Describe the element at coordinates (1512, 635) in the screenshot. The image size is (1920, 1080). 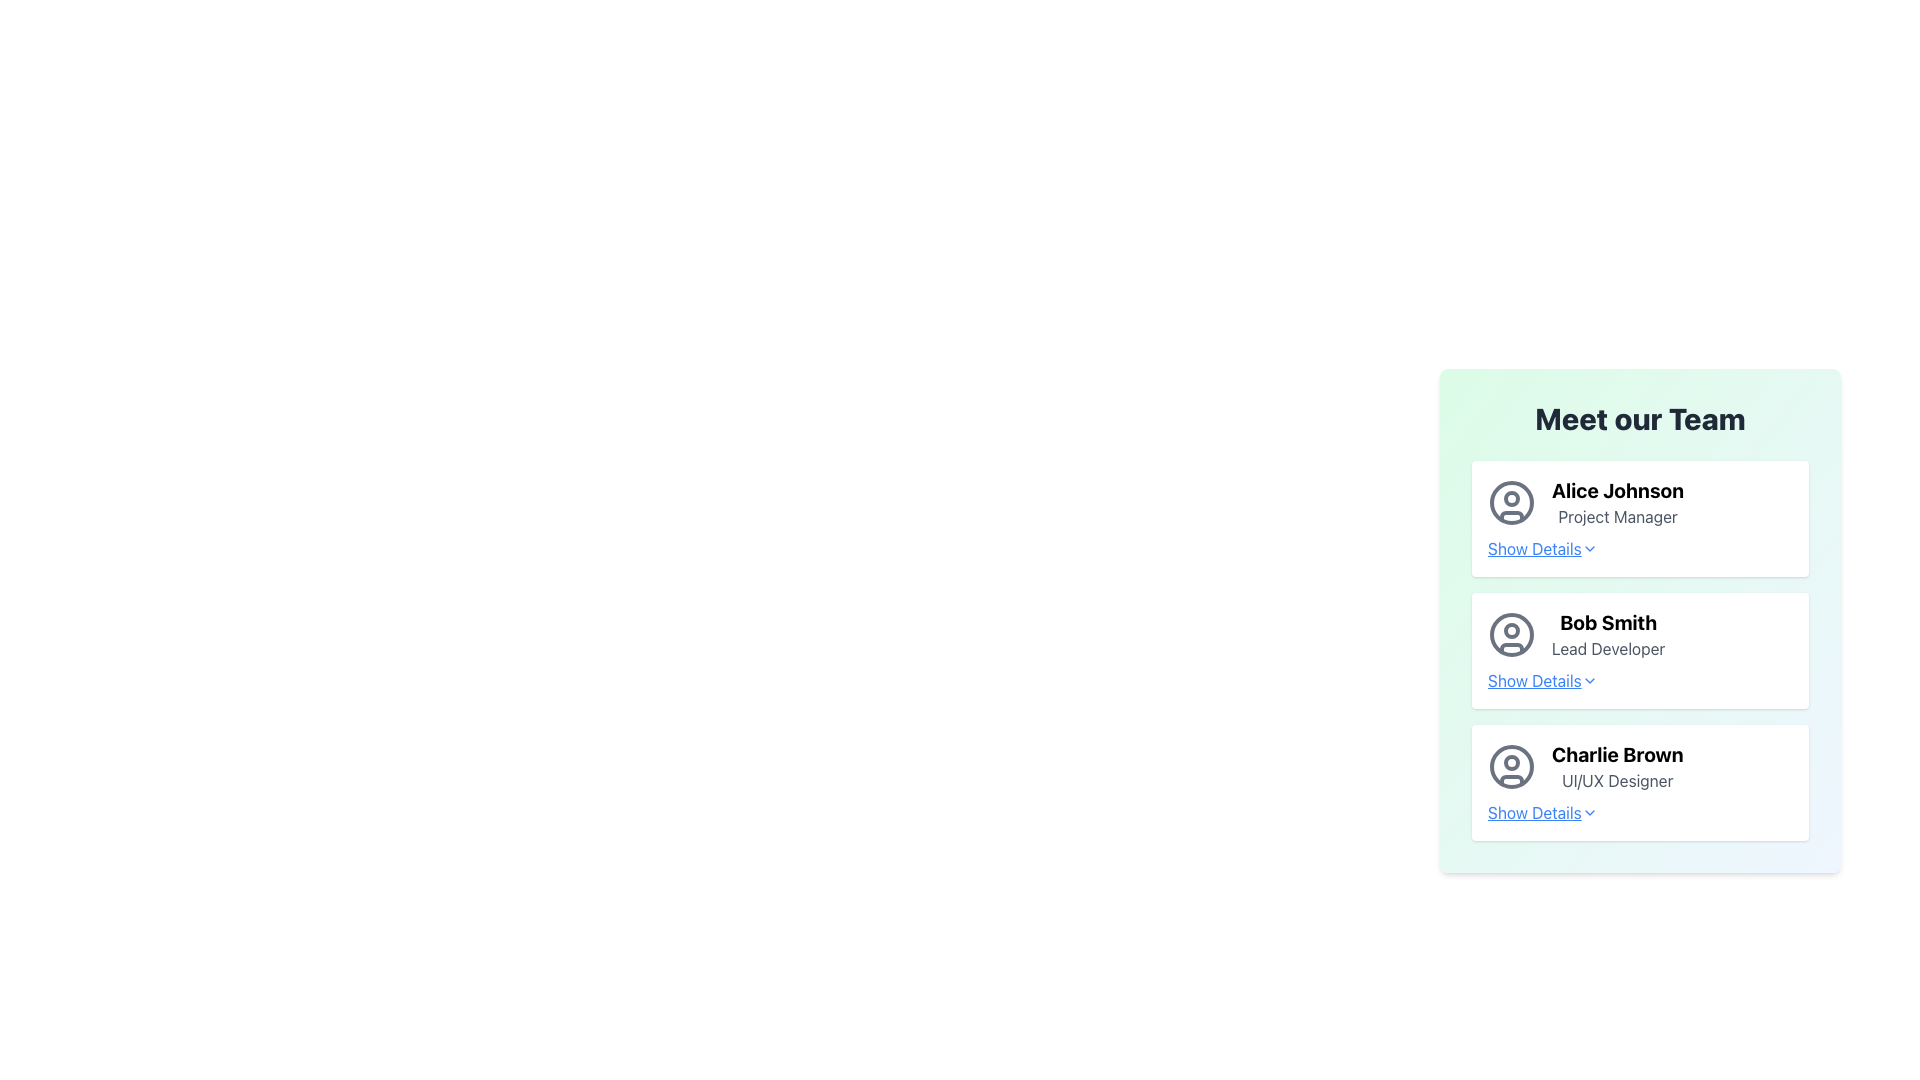
I see `the profile picture icon for 'Bob Smith,' located at the top-left of the card, which visually represents him as the 'Lead Developer.'` at that location.